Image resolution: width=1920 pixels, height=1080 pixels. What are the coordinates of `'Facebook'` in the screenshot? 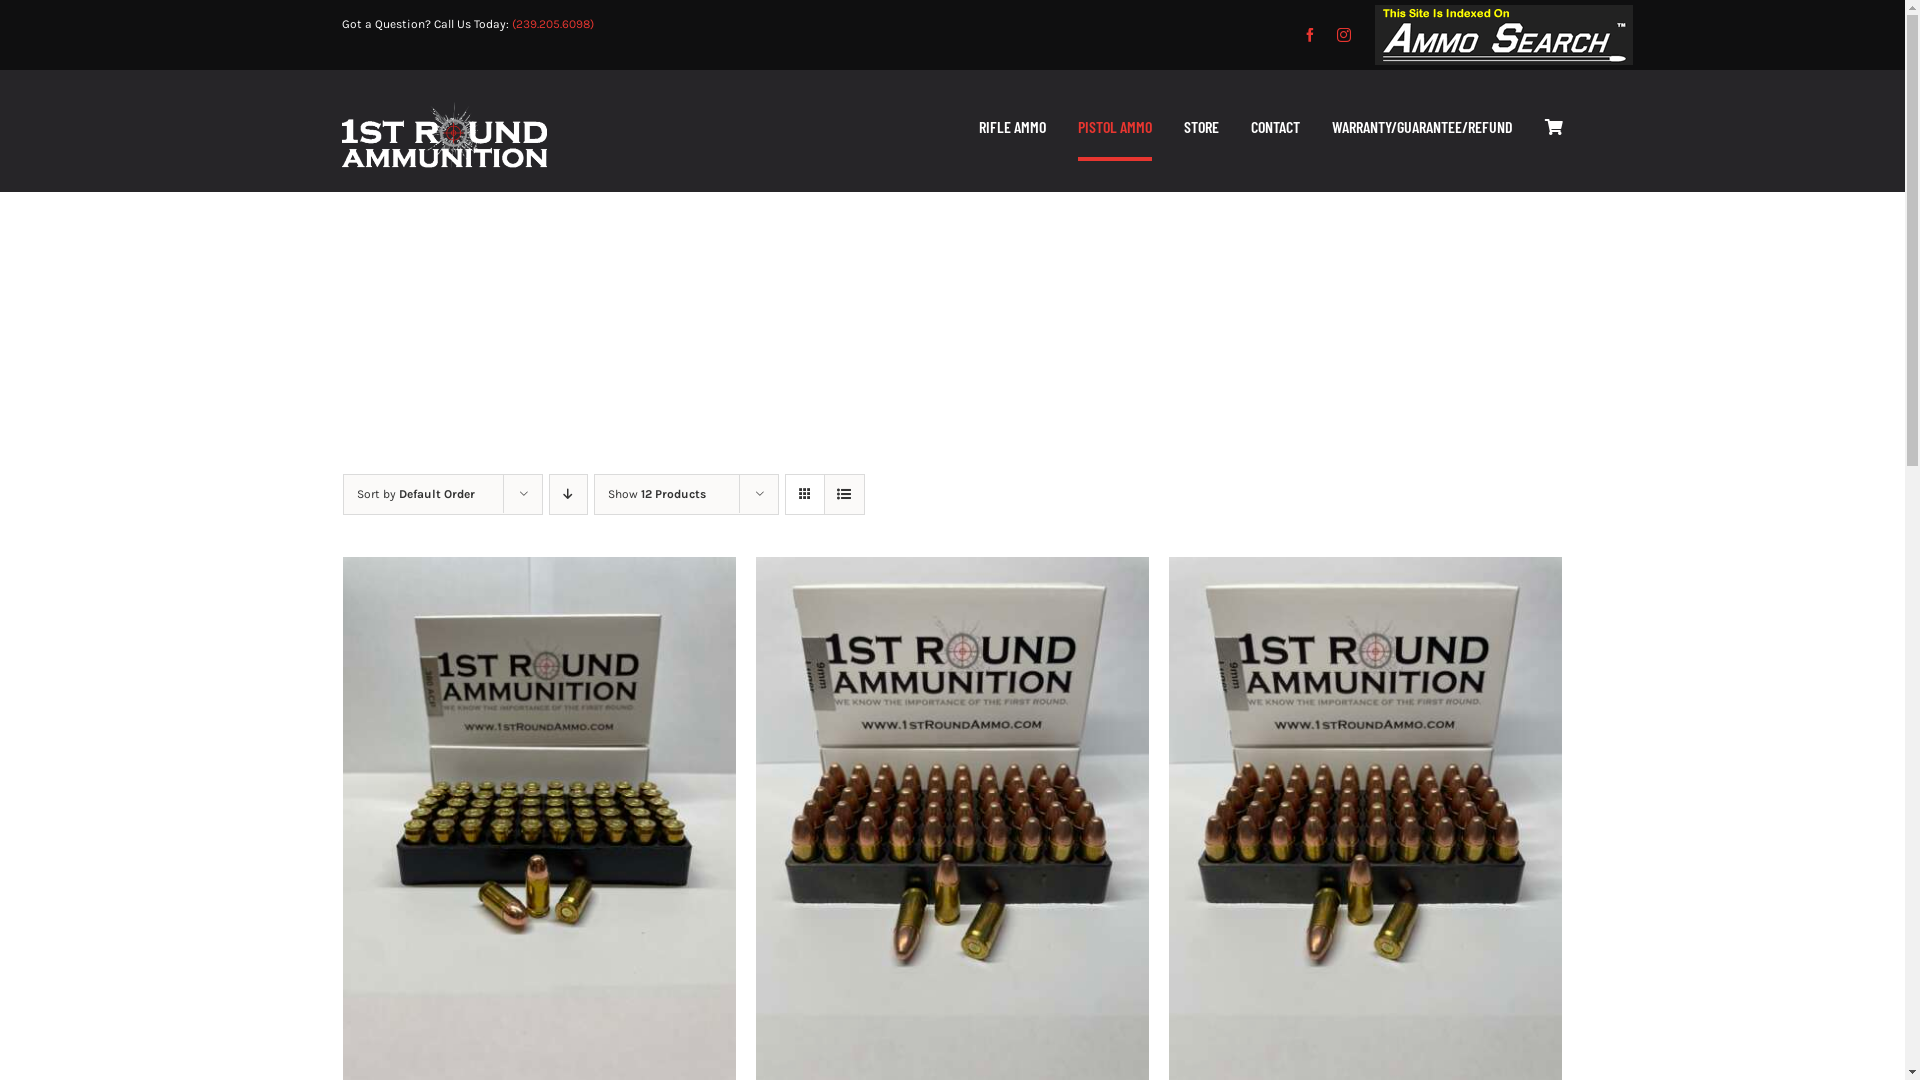 It's located at (1310, 34).